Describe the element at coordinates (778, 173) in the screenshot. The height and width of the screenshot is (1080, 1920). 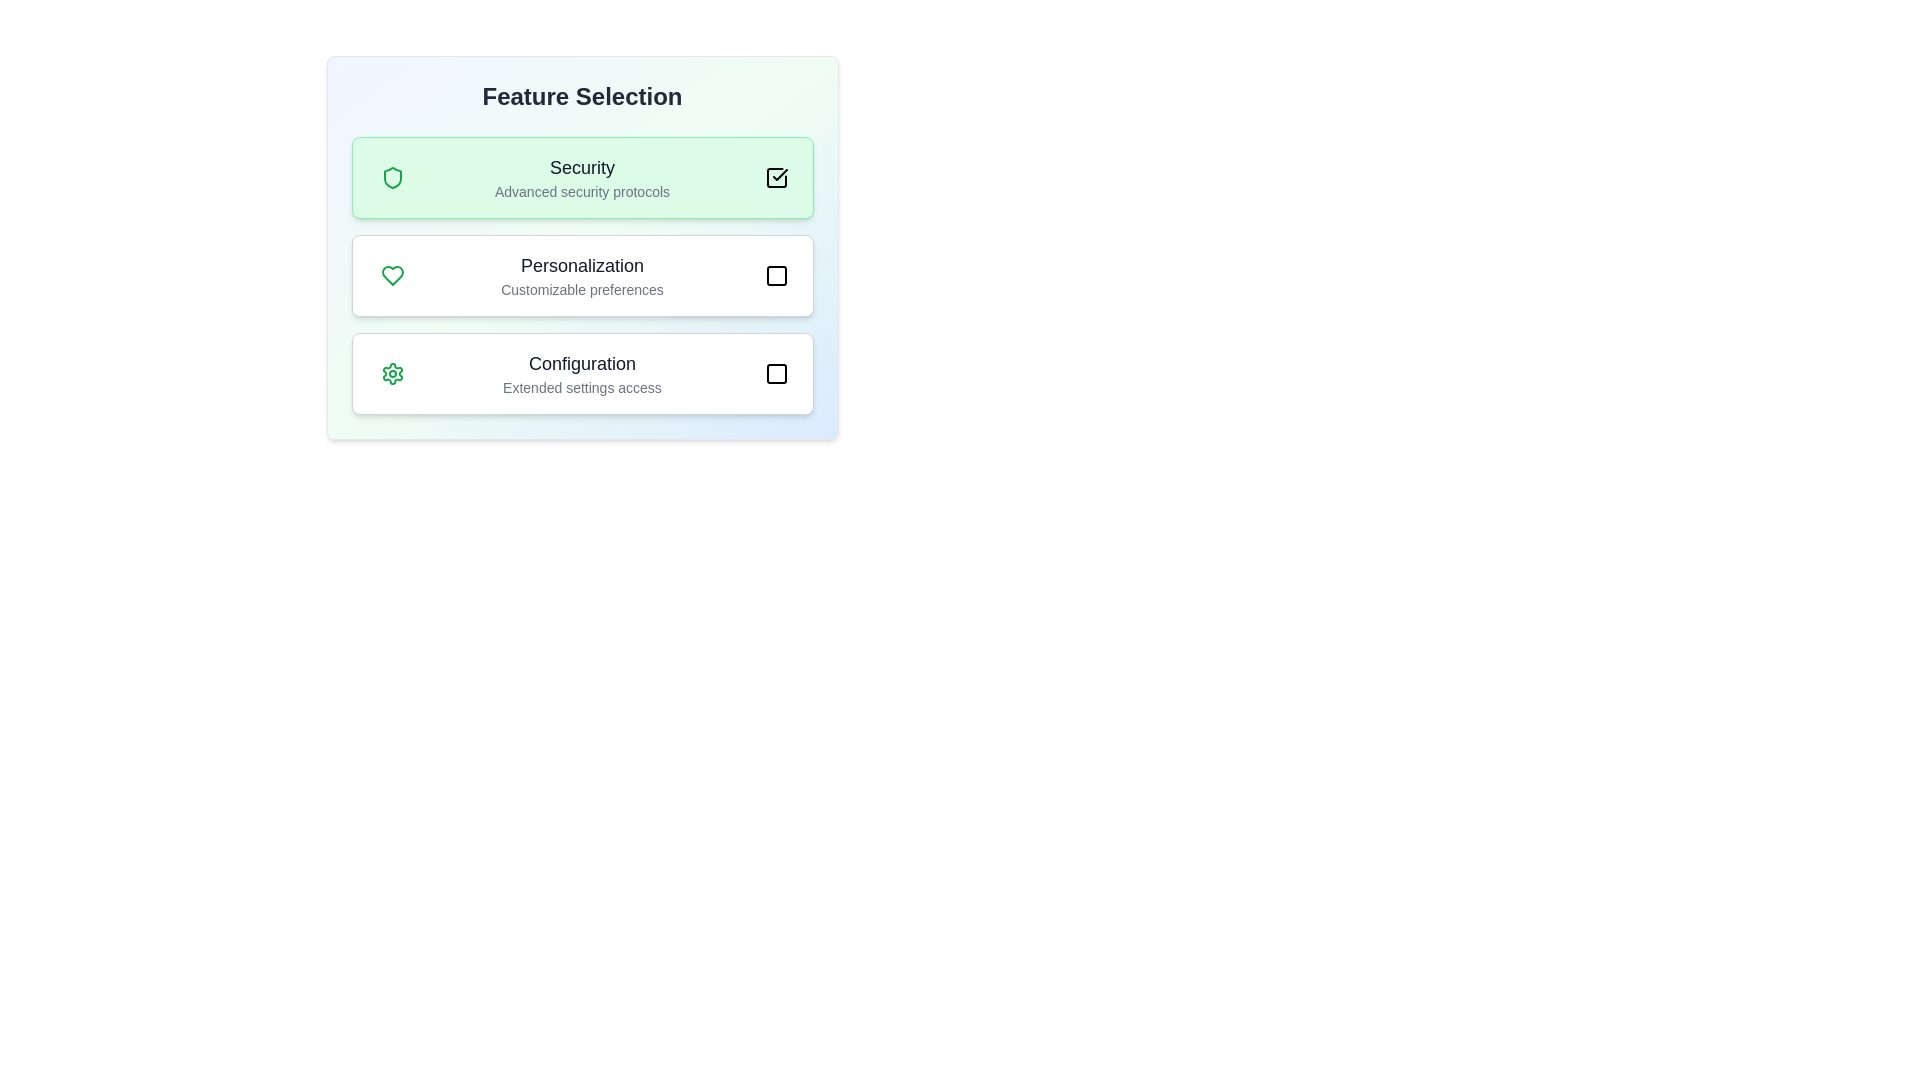
I see `the checkmark icon located at the top-right corner of the highlighted 'Security' interactive box, which indicates a successful operation or selected state` at that location.